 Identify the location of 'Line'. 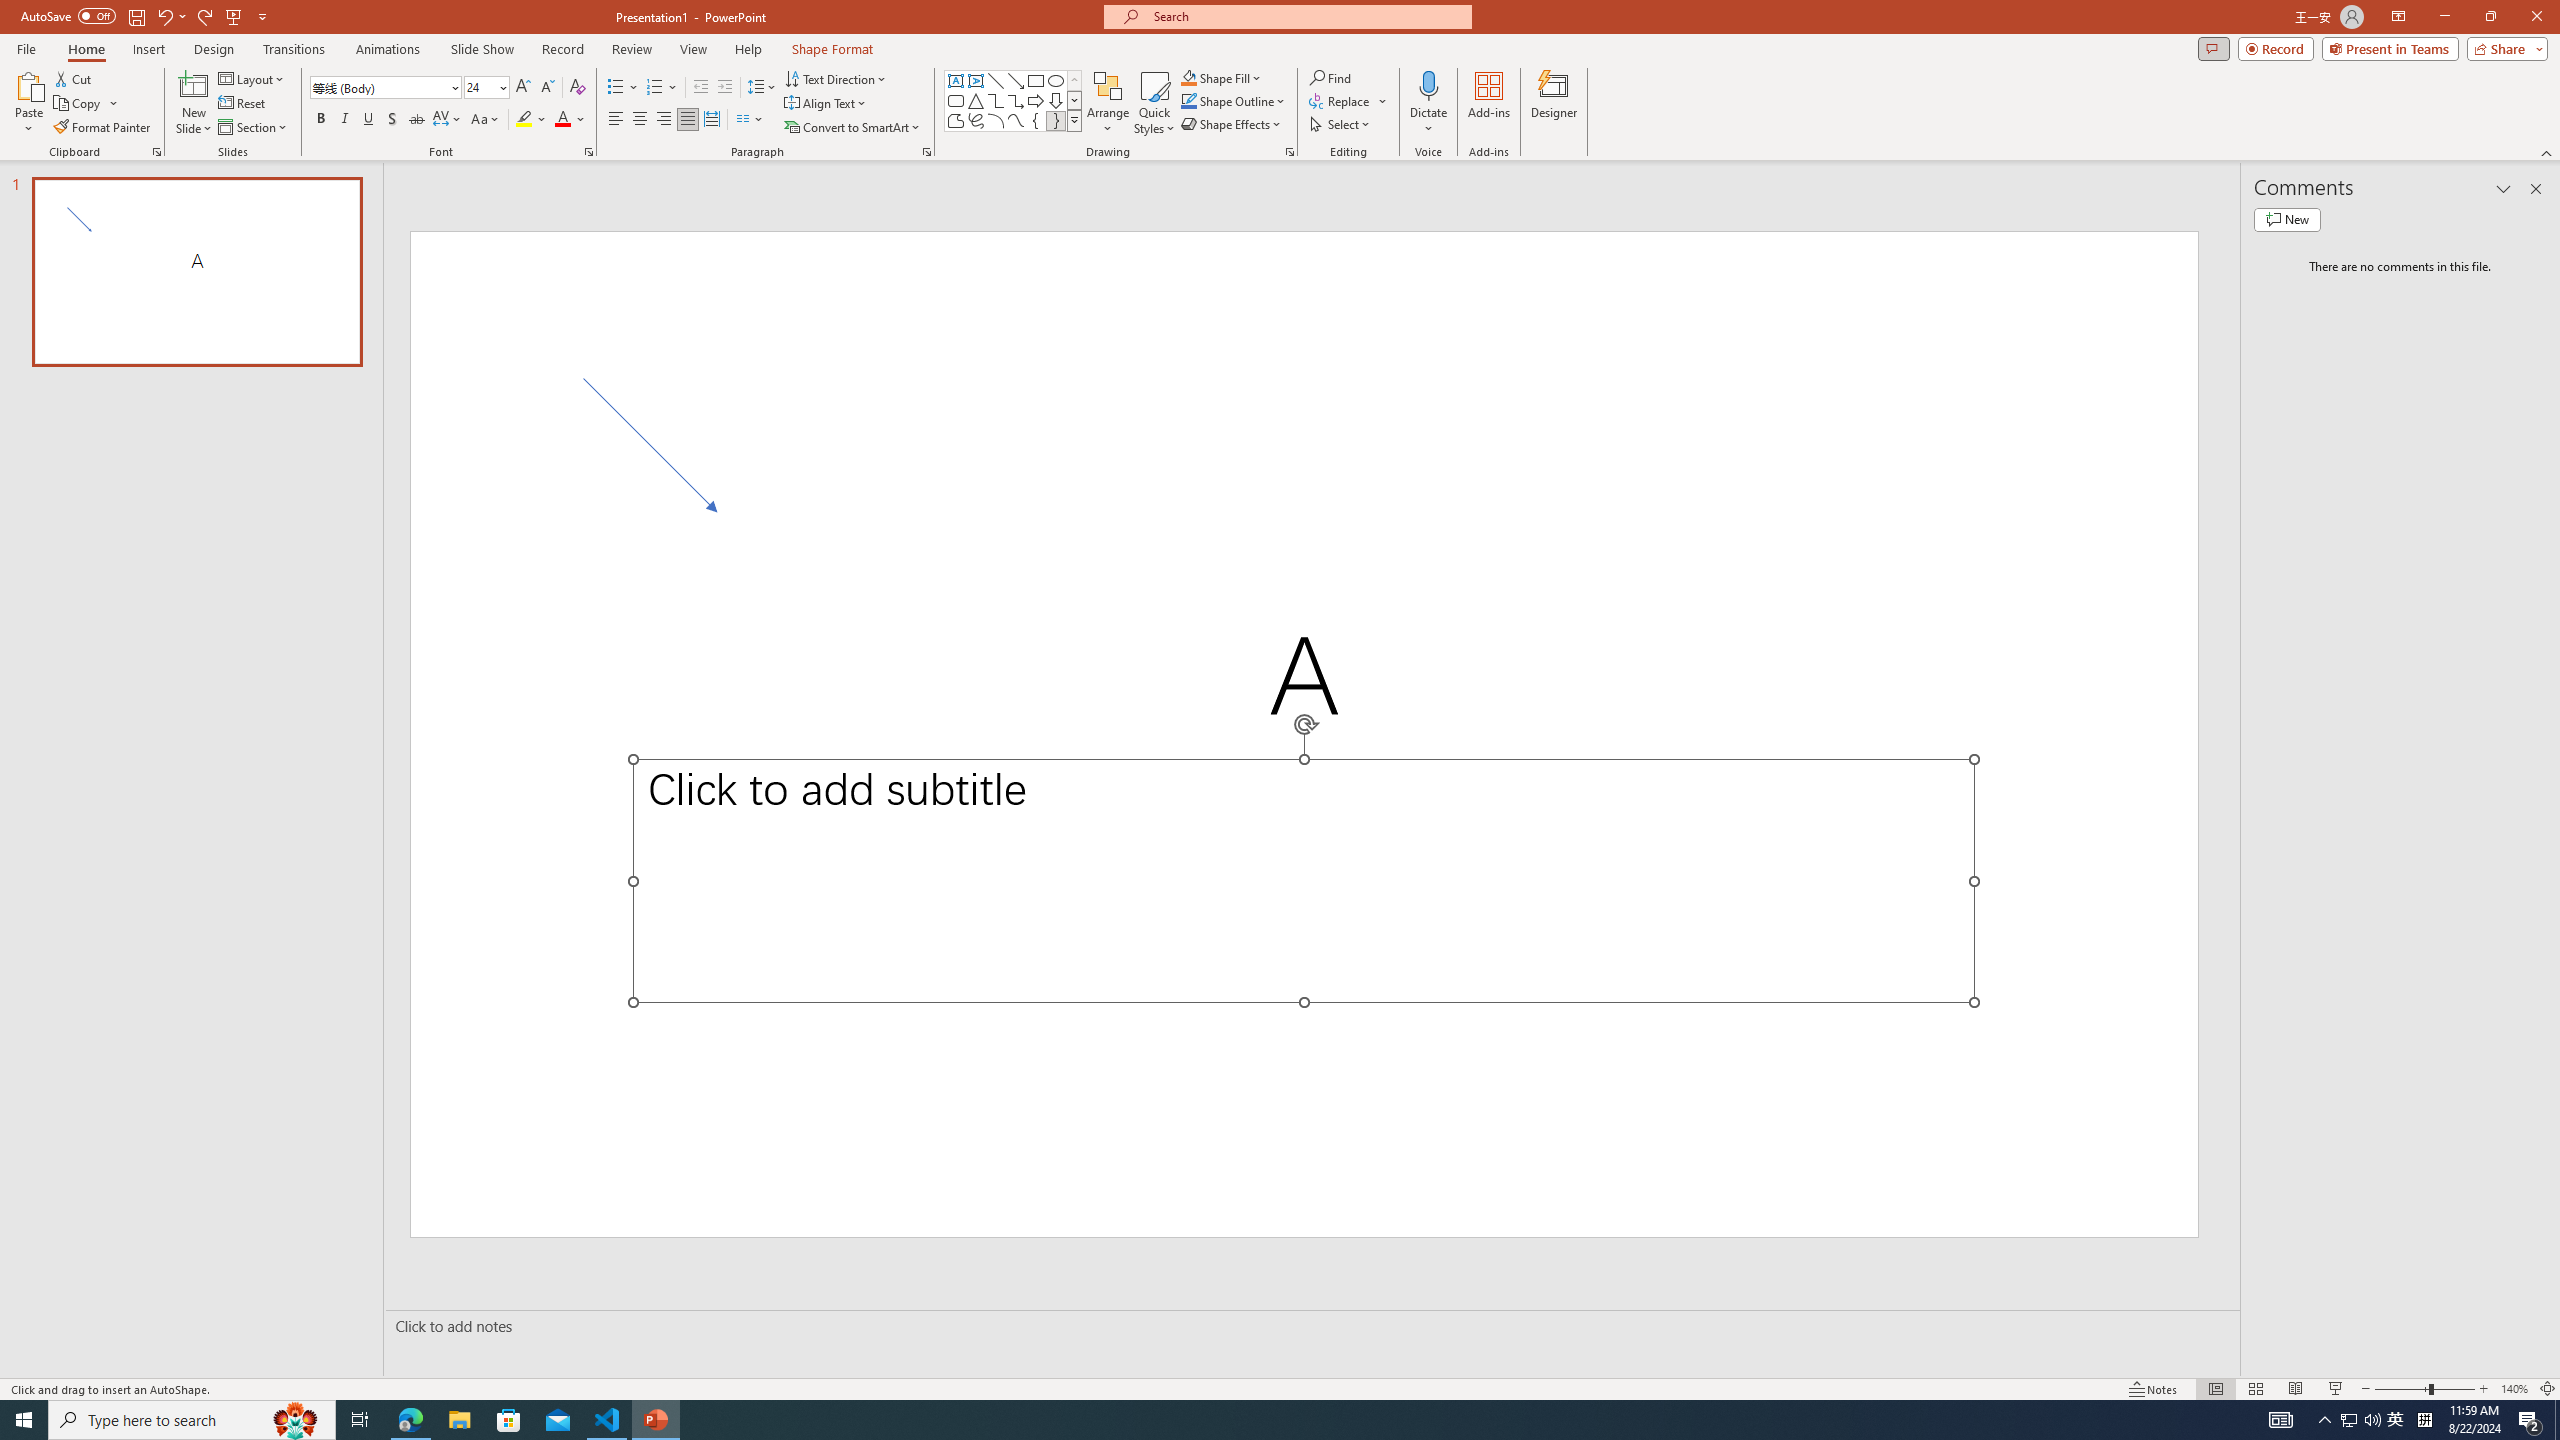
(994, 80).